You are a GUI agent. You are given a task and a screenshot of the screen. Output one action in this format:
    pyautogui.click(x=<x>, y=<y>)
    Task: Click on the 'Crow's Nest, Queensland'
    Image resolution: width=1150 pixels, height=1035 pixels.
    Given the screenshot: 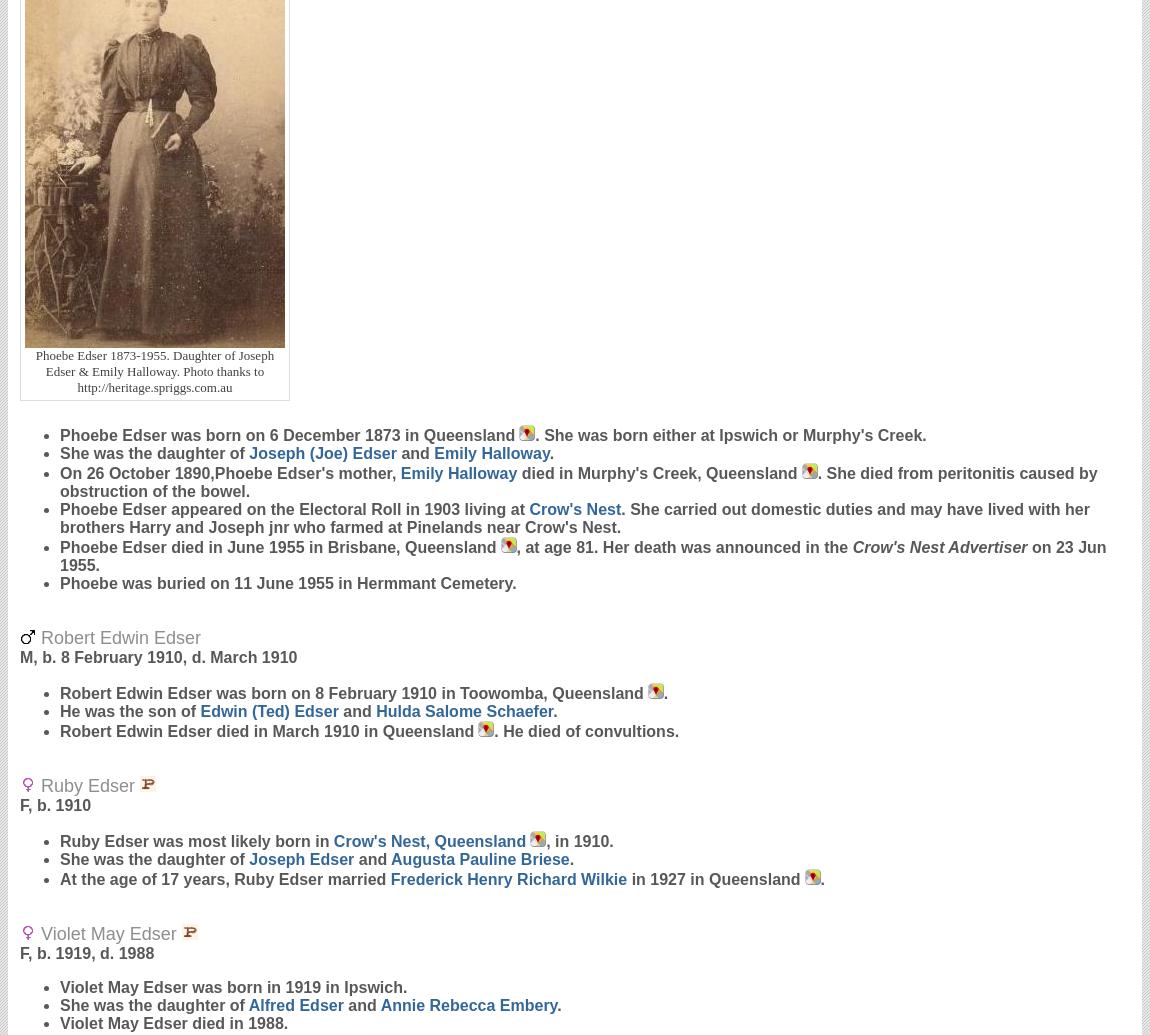 What is the action you would take?
    pyautogui.click(x=429, y=840)
    